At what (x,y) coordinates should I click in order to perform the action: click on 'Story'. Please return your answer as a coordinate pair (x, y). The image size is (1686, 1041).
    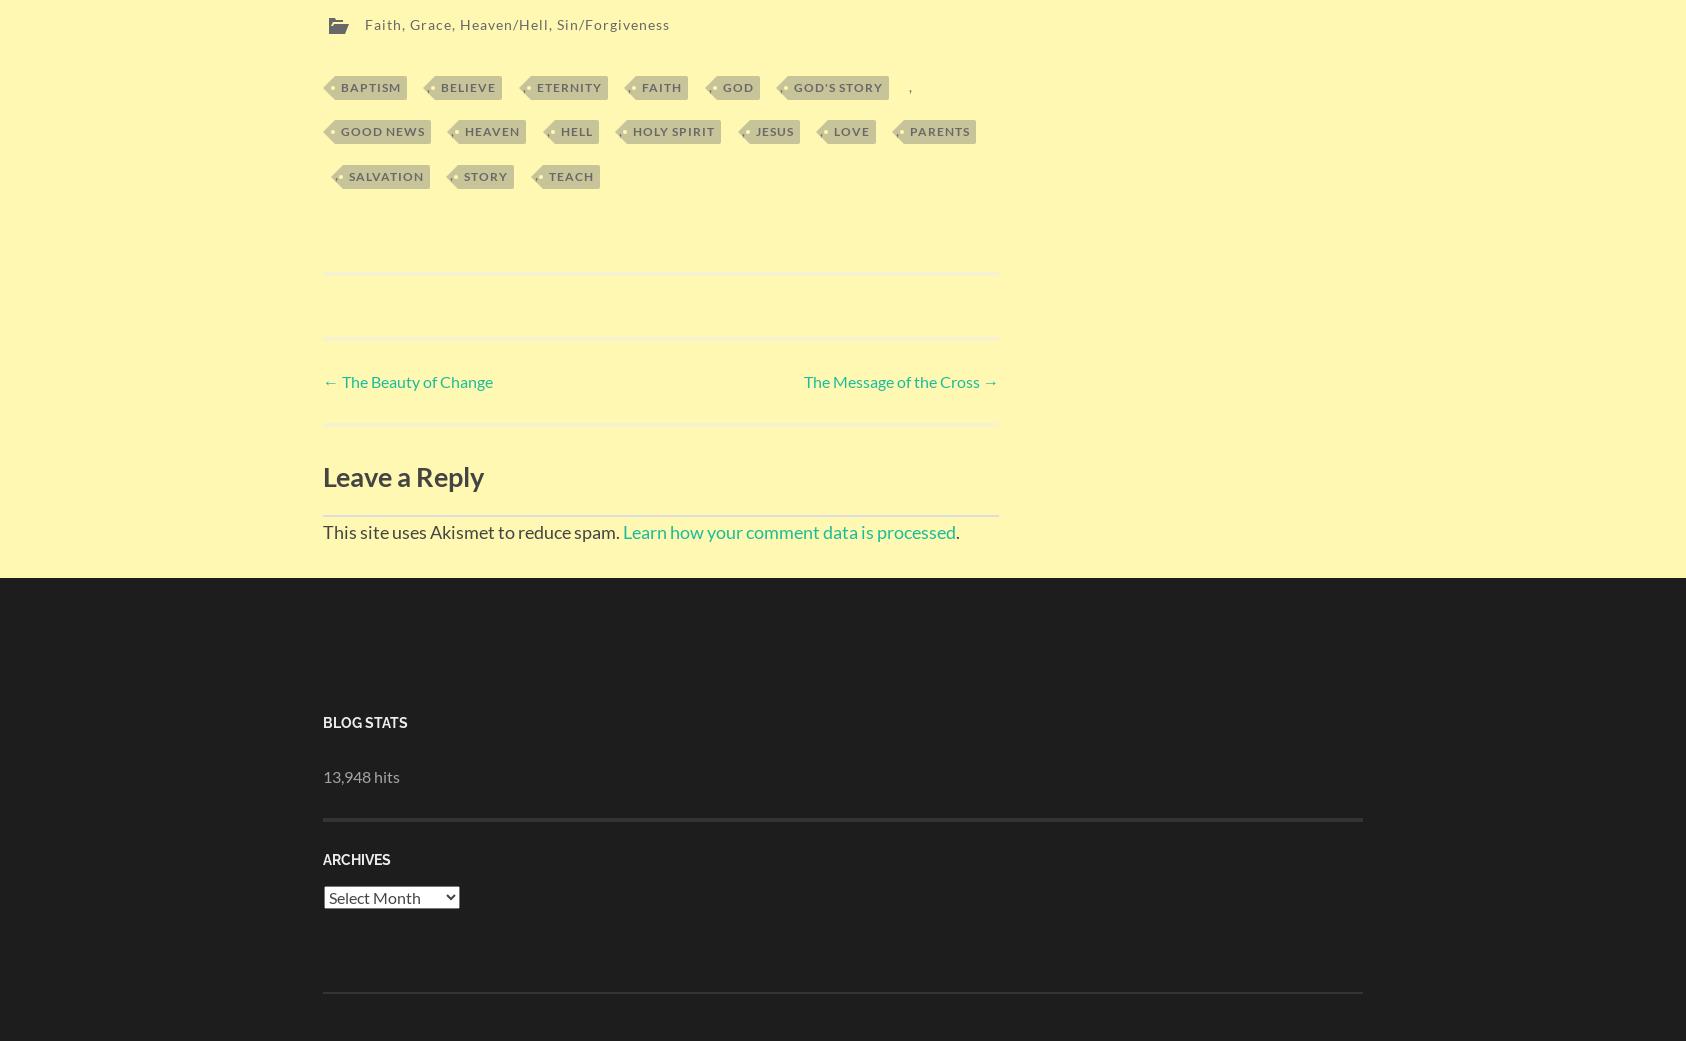
    Looking at the image, I should click on (486, 170).